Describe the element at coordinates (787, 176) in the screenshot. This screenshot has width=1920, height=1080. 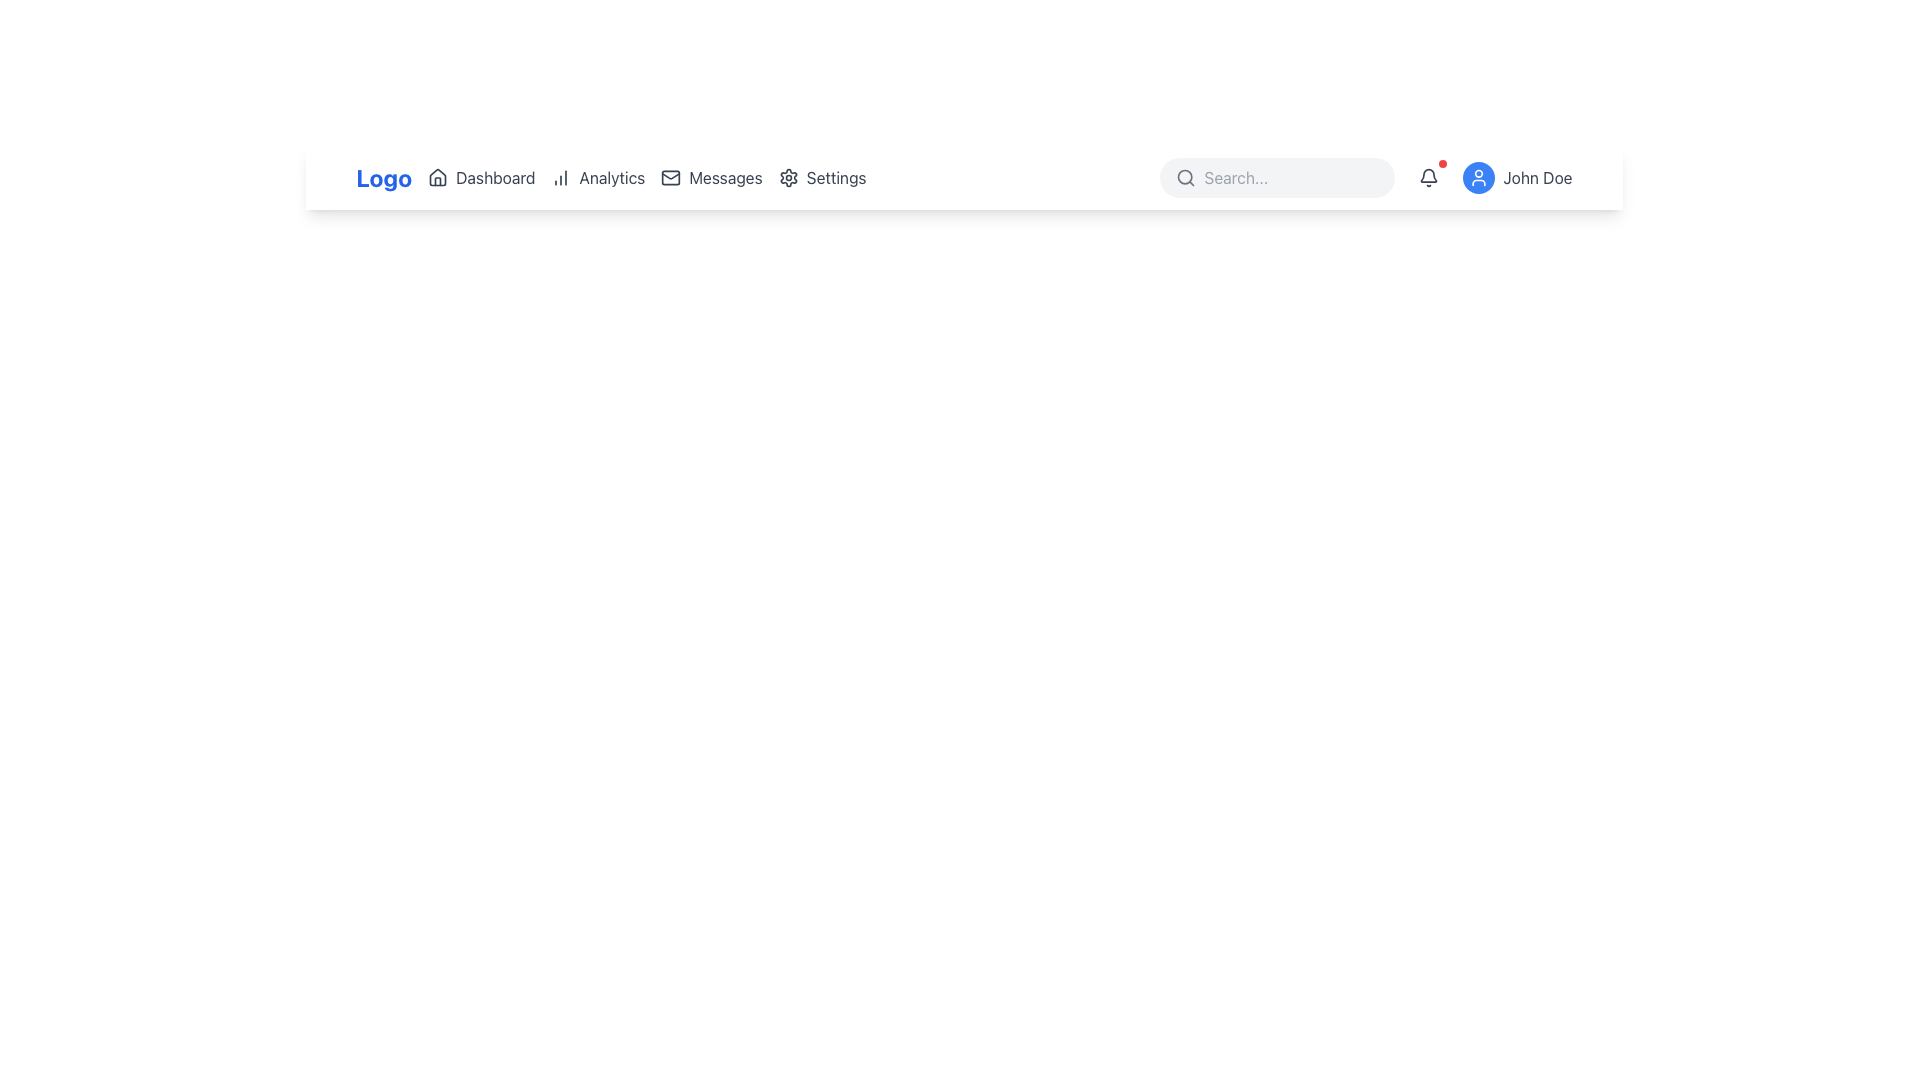
I see `the settings icon (gear) located in the top navigation bar, positioned to the right of the 'Messages' icon and before the 'Search' section` at that location.